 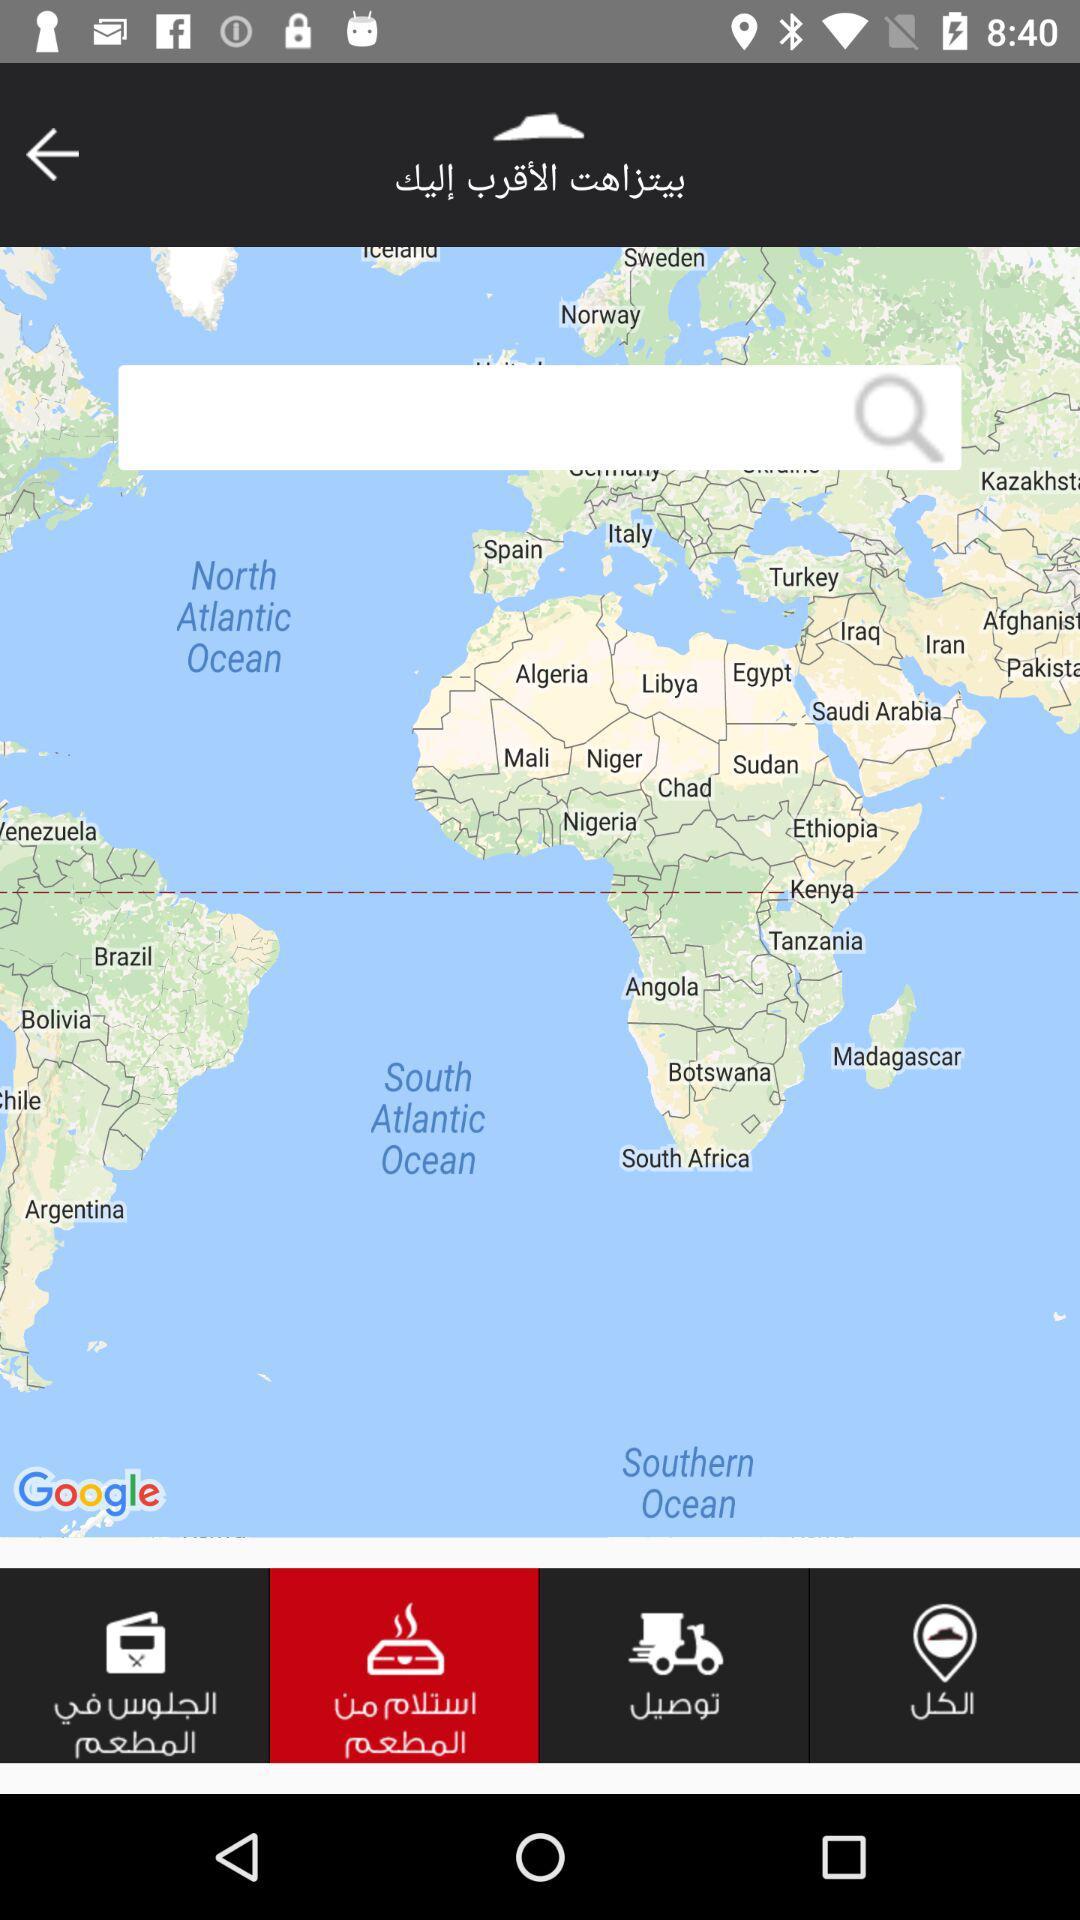 I want to click on click on the search button, so click(x=898, y=416).